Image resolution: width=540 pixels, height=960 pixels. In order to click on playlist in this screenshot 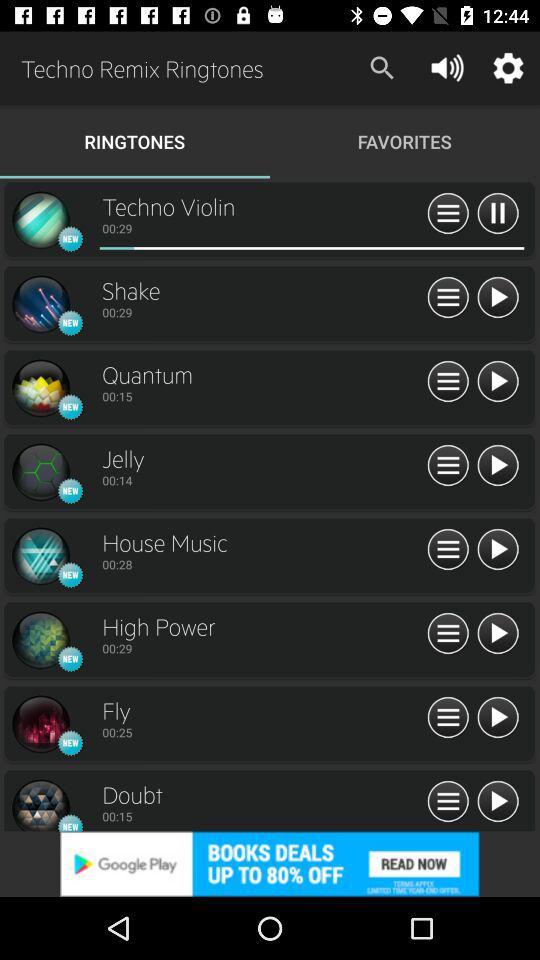, I will do `click(448, 550)`.